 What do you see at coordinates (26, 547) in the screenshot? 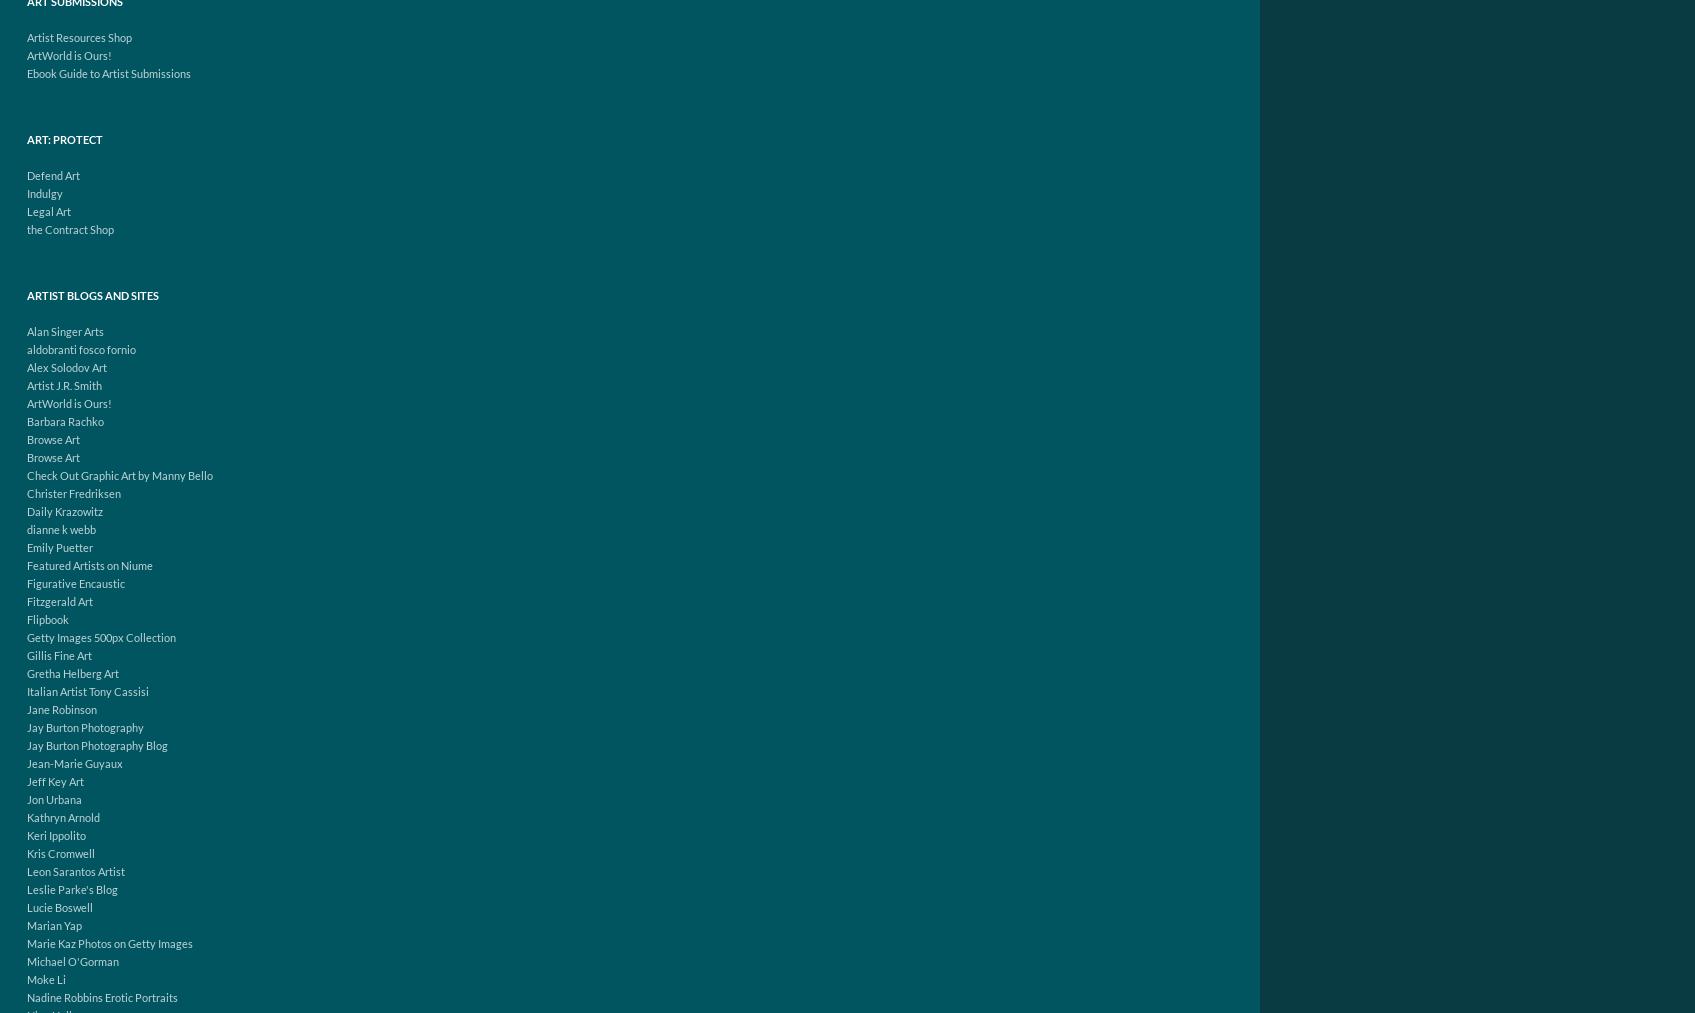
I see `'Emily Puetter'` at bounding box center [26, 547].